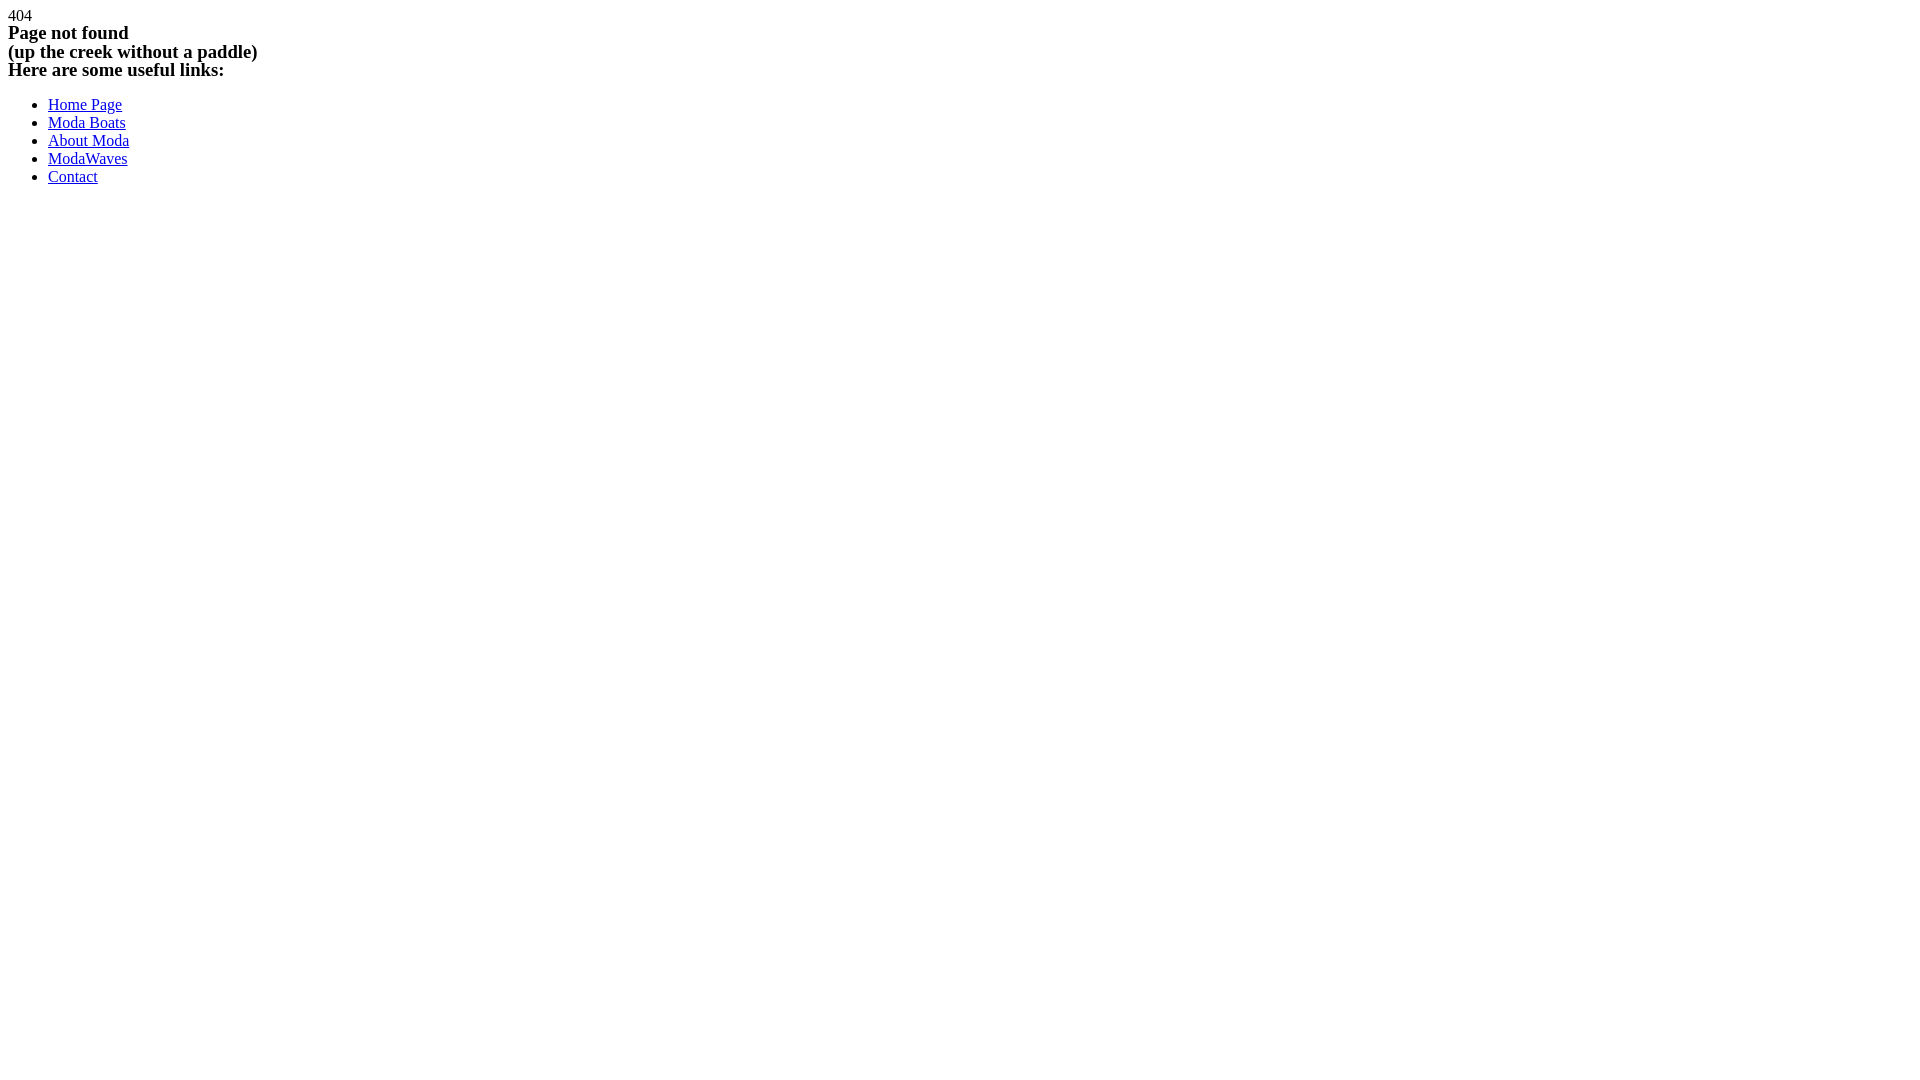  What do you see at coordinates (48, 139) in the screenshot?
I see `'About Moda'` at bounding box center [48, 139].